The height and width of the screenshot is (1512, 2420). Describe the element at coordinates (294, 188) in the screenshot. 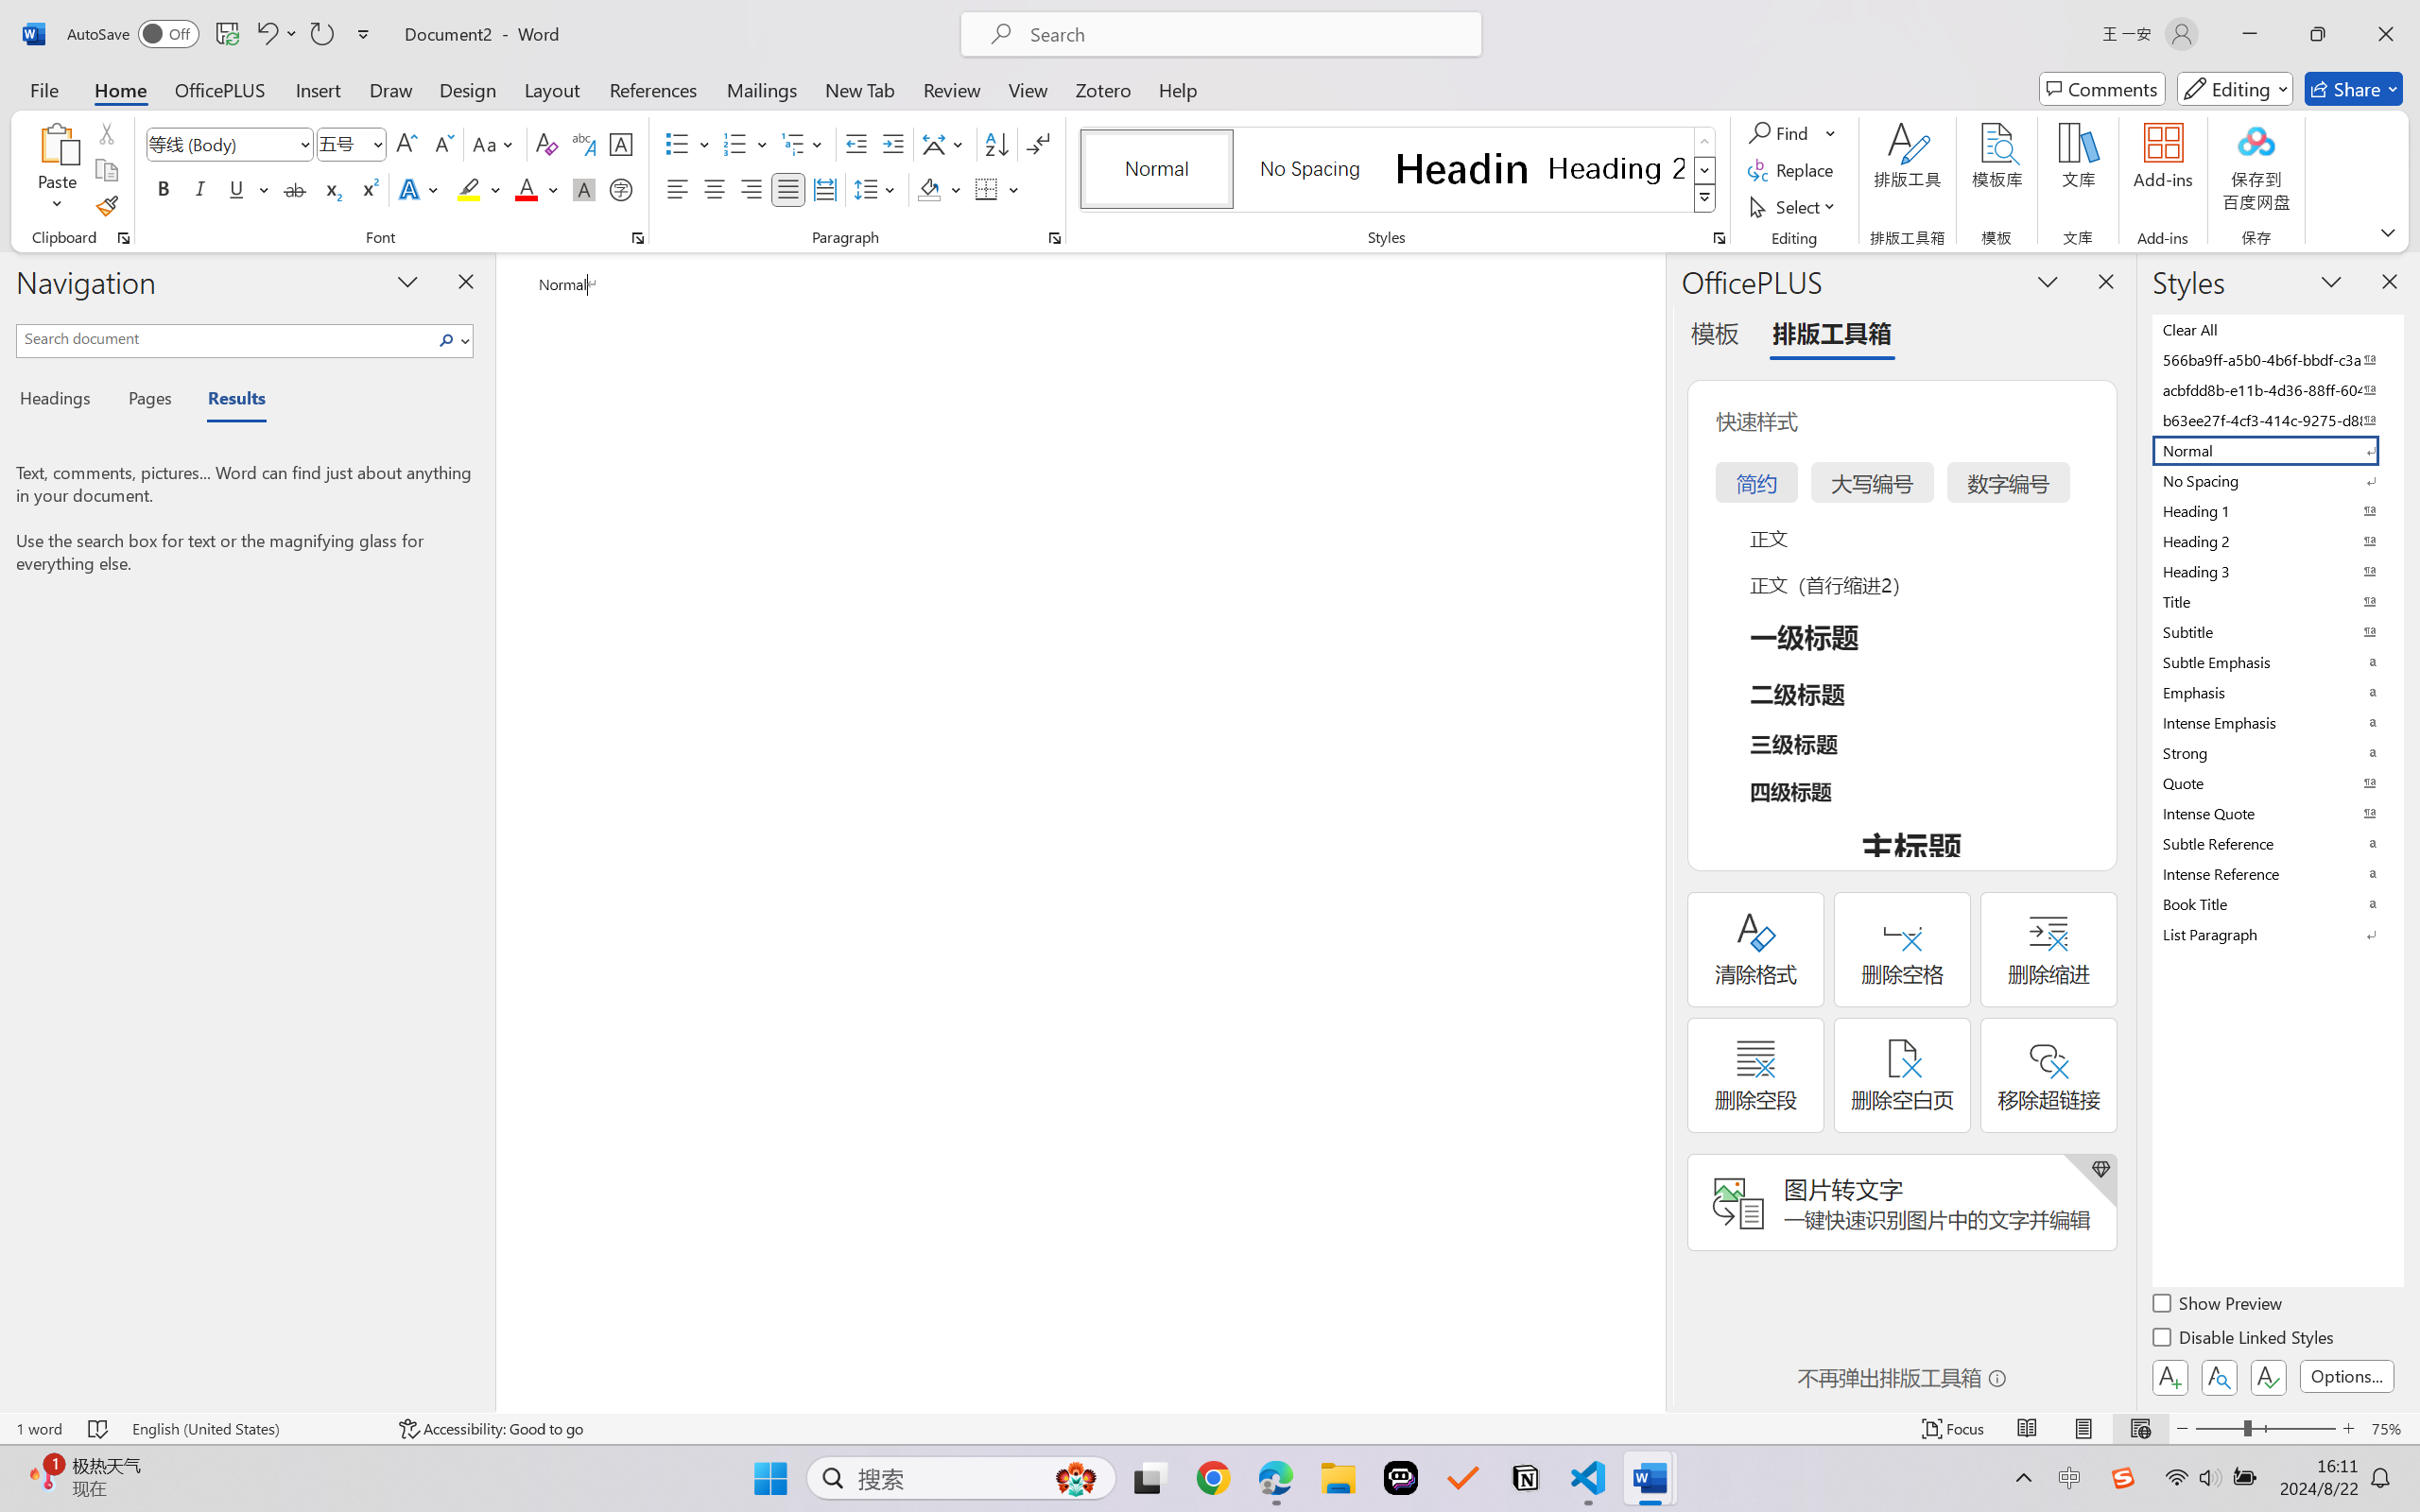

I see `'Strikethrough'` at that location.